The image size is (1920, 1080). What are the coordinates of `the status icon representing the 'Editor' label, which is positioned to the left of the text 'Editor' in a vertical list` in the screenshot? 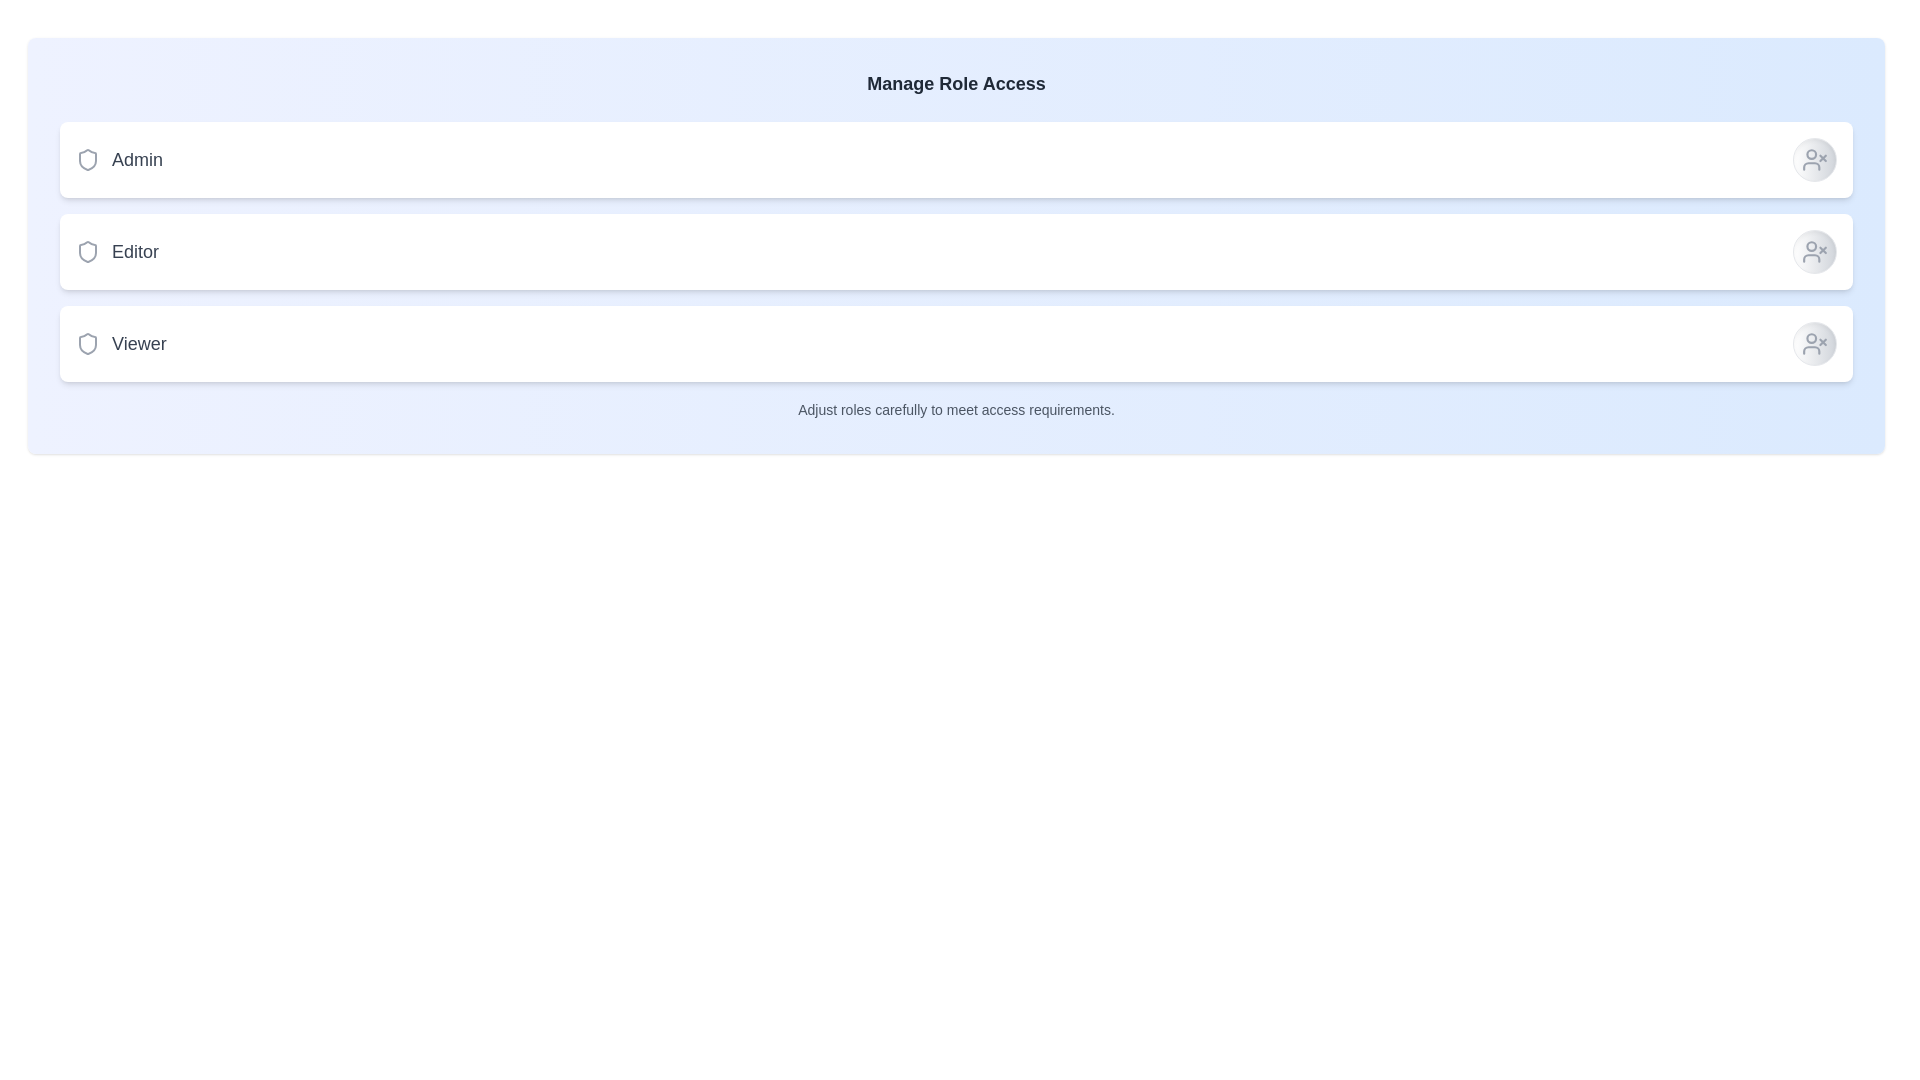 It's located at (86, 250).